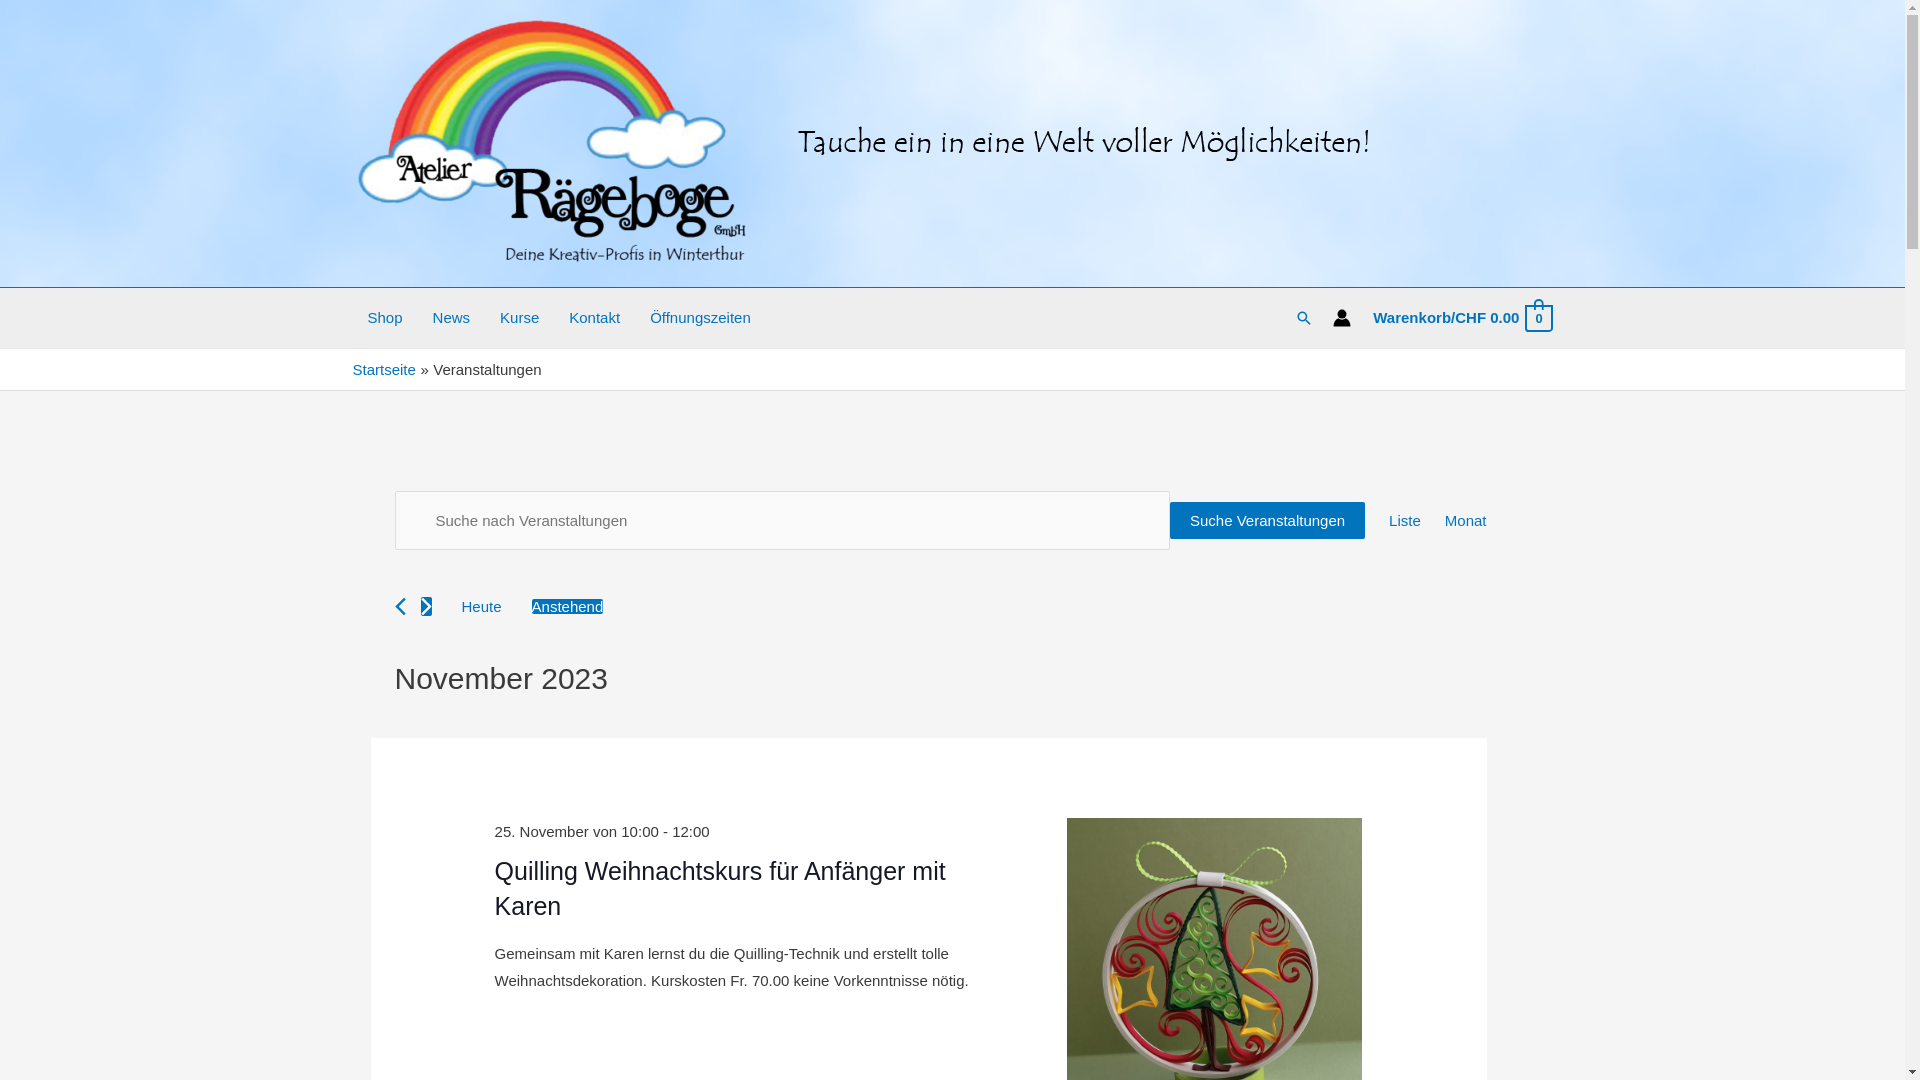  Describe the element at coordinates (399, 605) in the screenshot. I see `'Vorherige Veranstaltungen'` at that location.